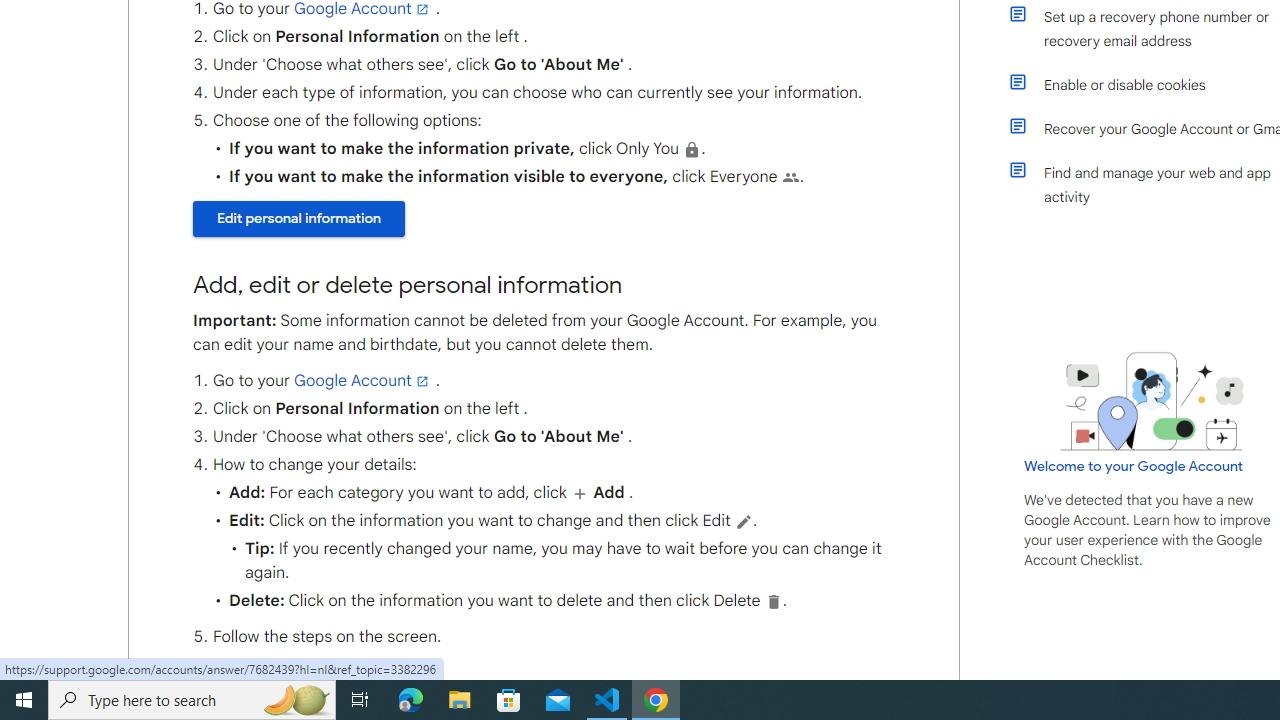 This screenshot has width=1280, height=720. What do you see at coordinates (1134, 466) in the screenshot?
I see `'Welcome to your Google Account'` at bounding box center [1134, 466].